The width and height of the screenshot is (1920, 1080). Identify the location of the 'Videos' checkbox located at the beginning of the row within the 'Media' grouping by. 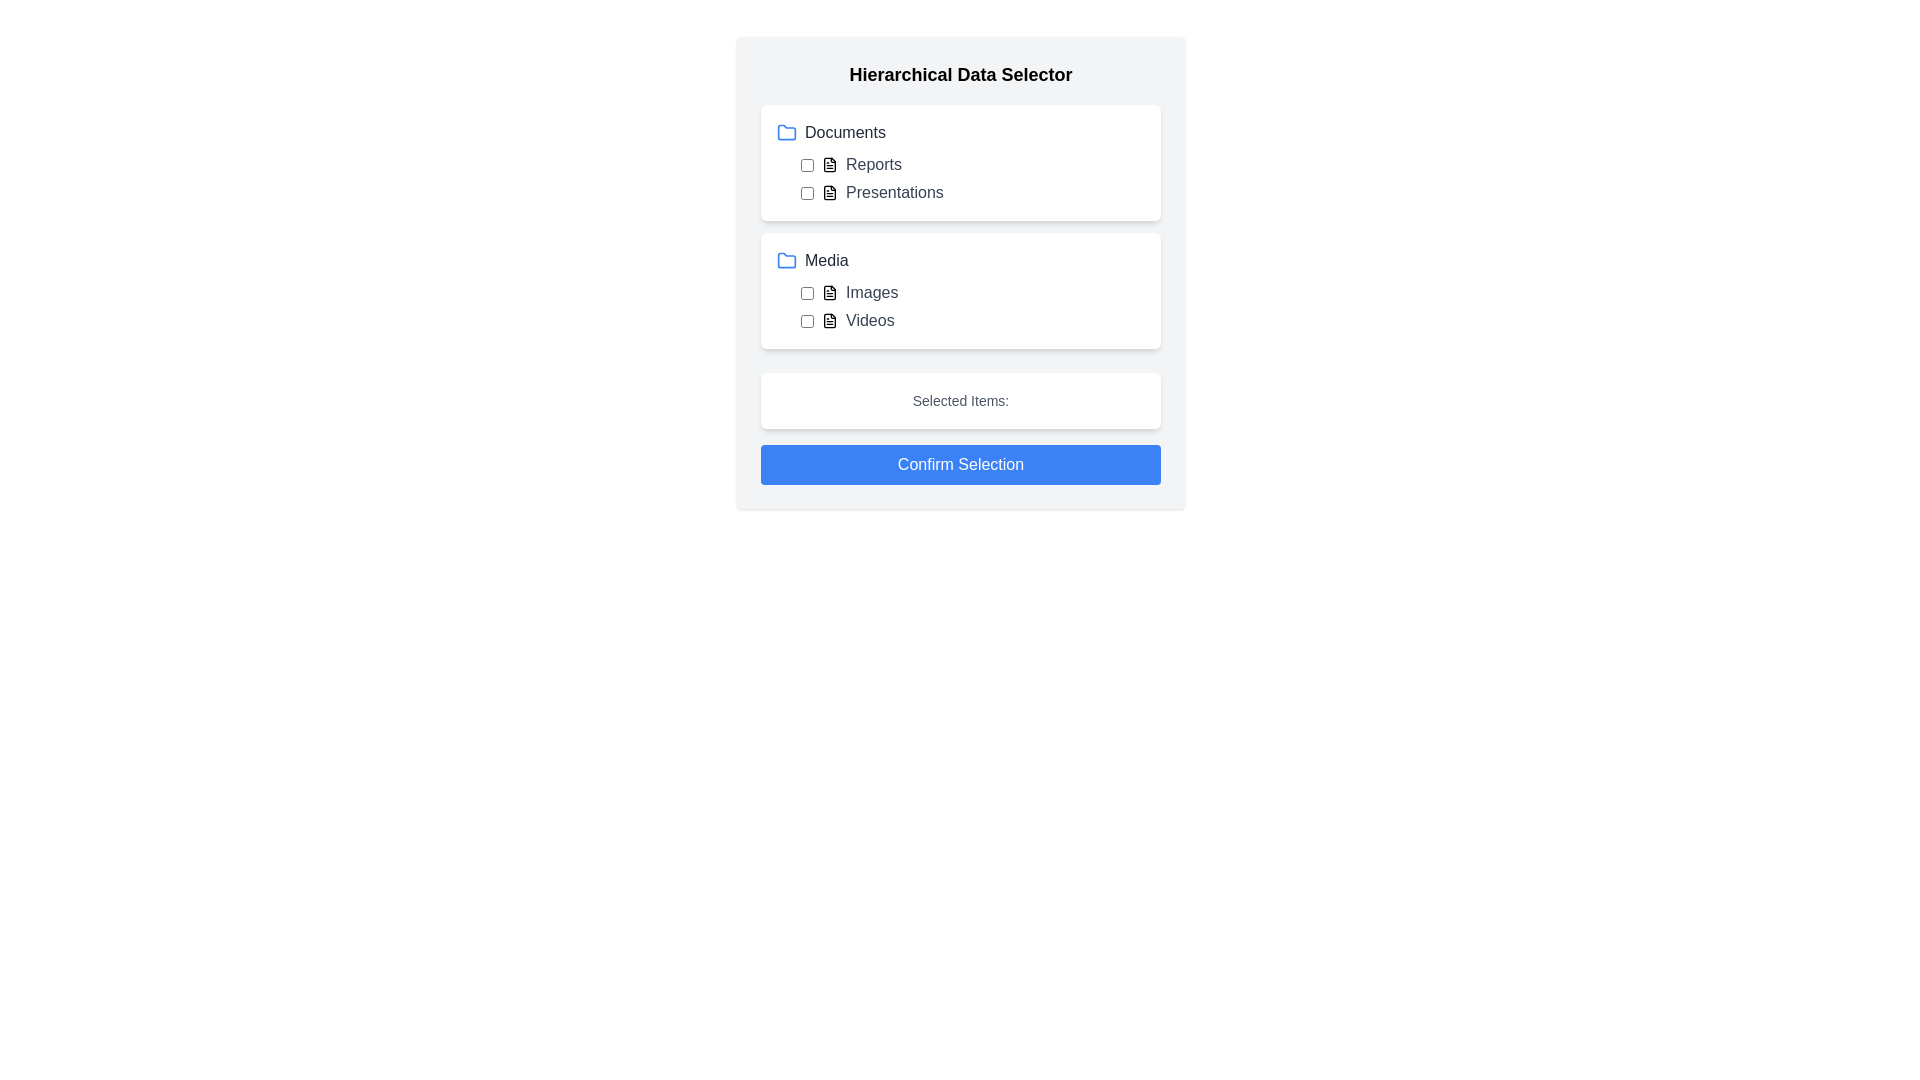
(807, 319).